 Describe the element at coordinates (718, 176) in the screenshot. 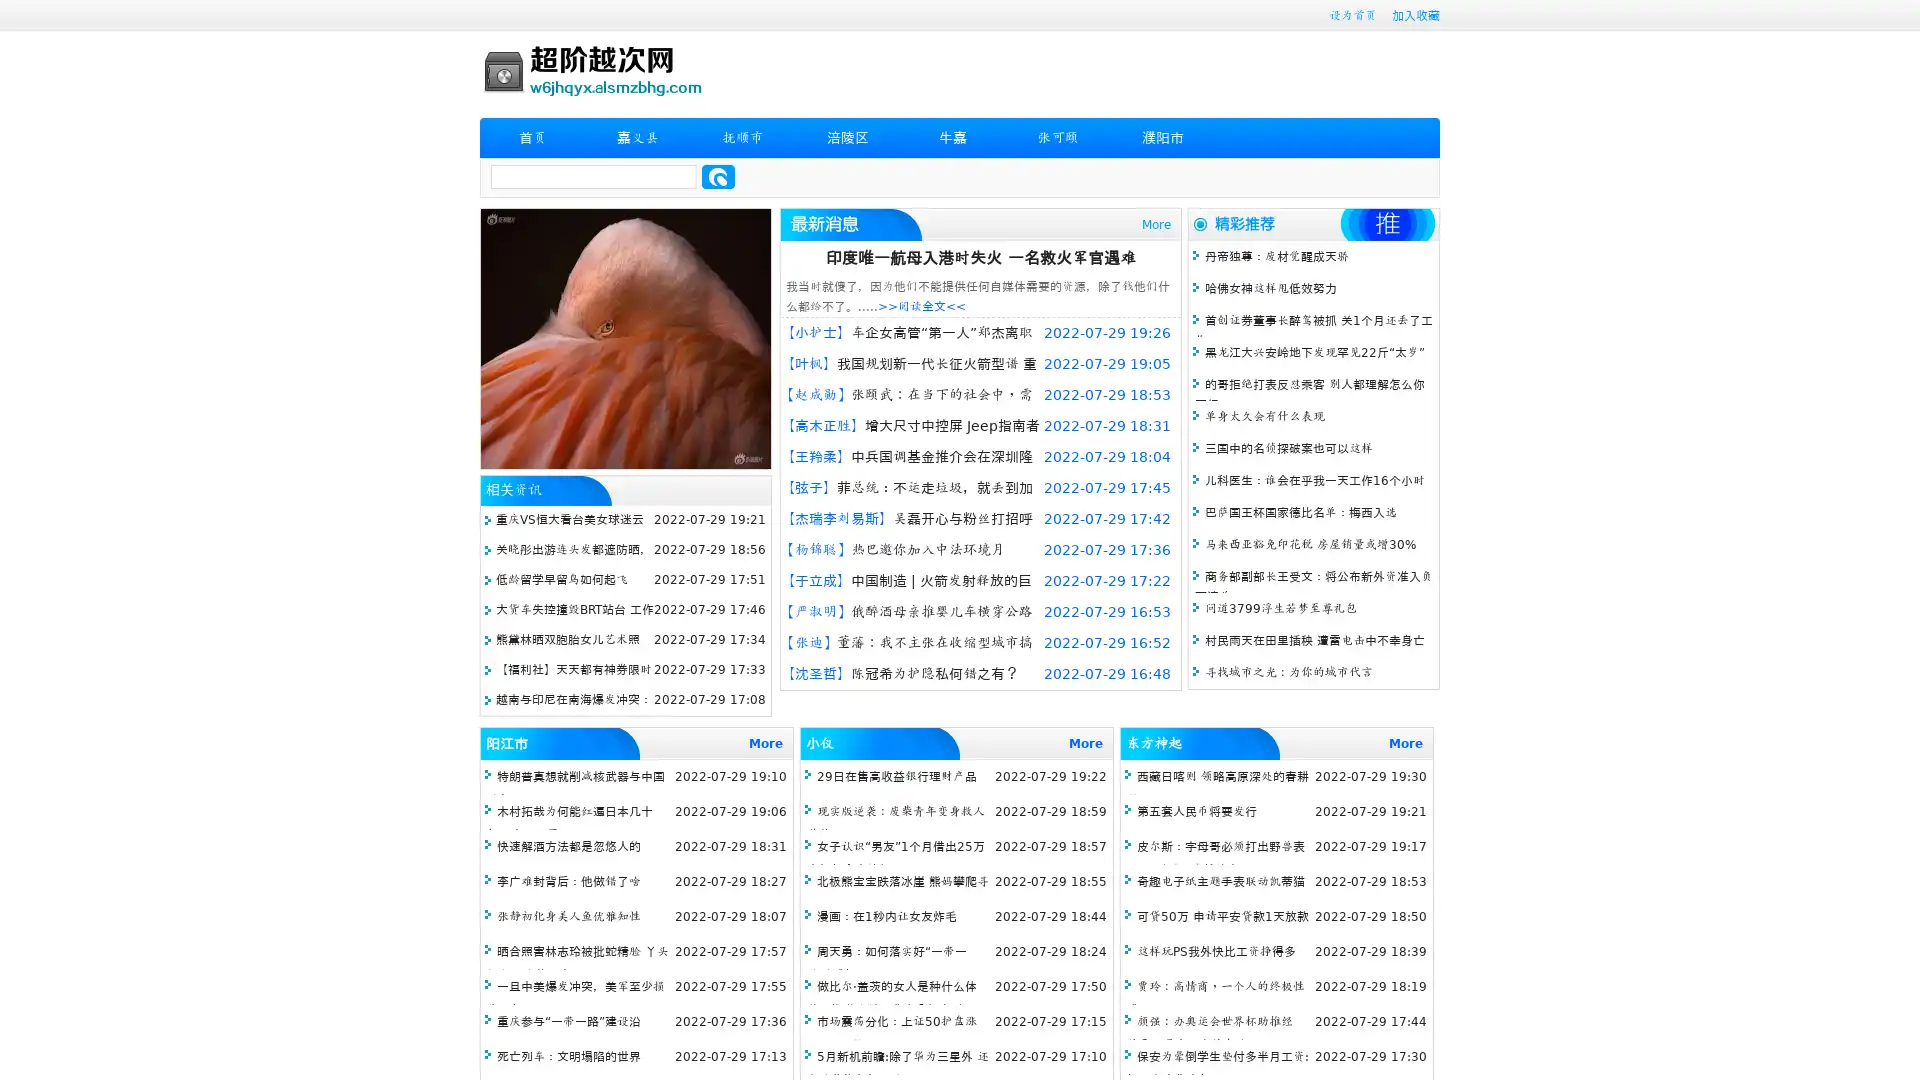

I see `Search` at that location.